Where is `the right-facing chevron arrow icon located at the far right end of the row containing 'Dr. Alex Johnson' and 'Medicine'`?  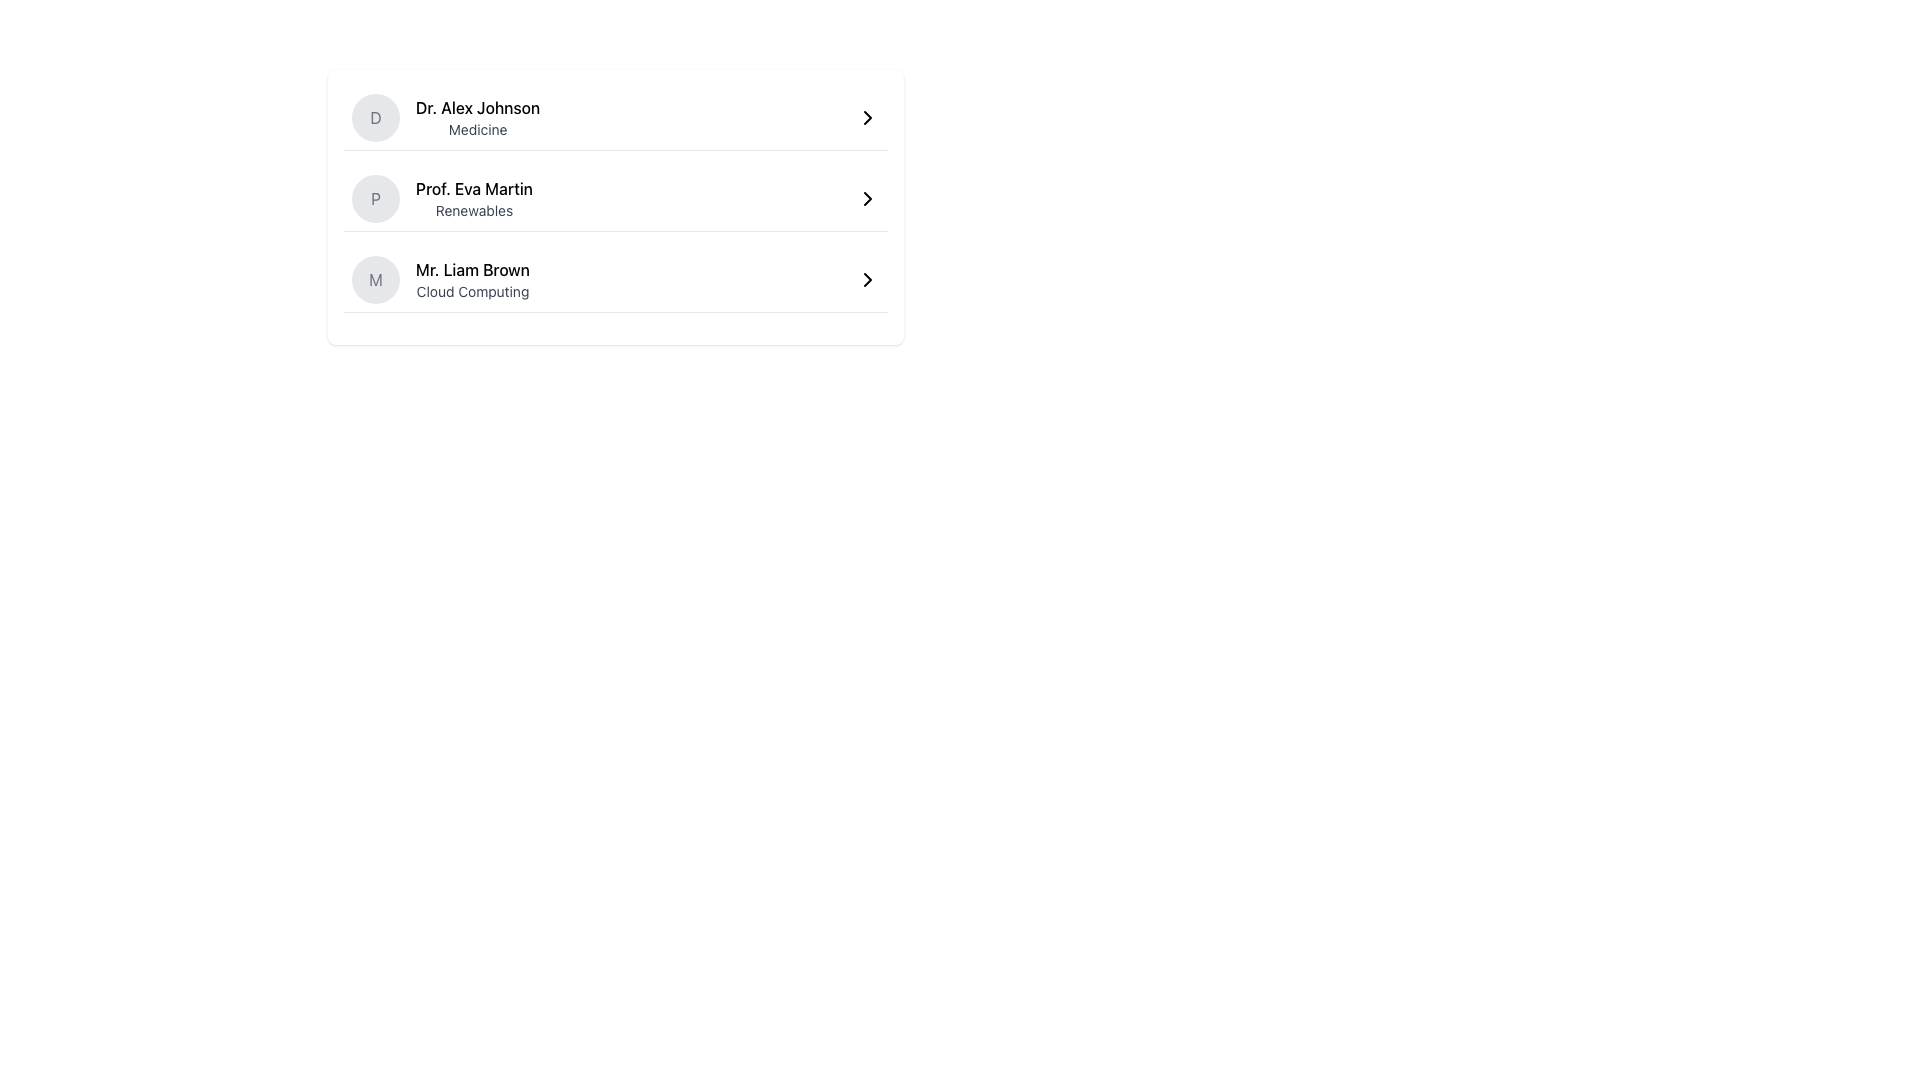
the right-facing chevron arrow icon located at the far right end of the row containing 'Dr. Alex Johnson' and 'Medicine' is located at coordinates (868, 118).